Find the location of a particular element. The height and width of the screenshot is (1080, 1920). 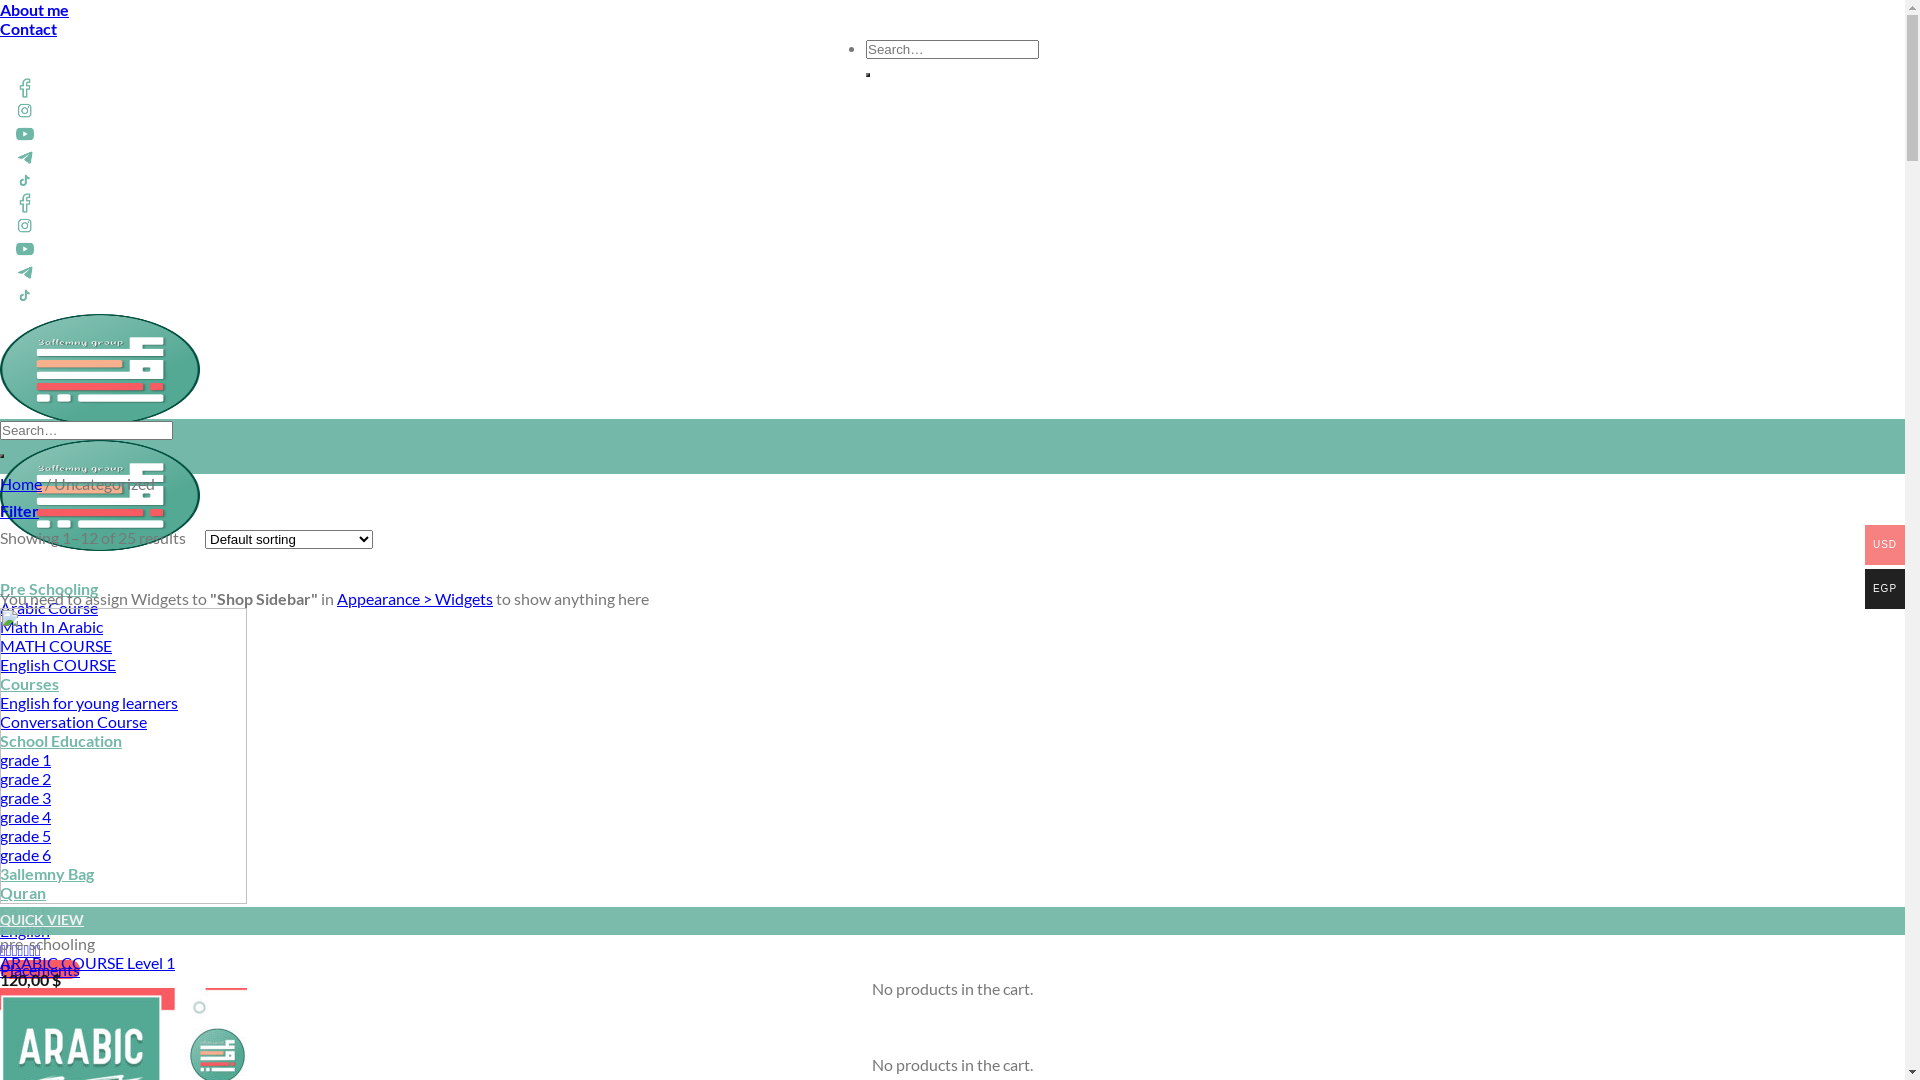

'About me' is located at coordinates (34, 9).